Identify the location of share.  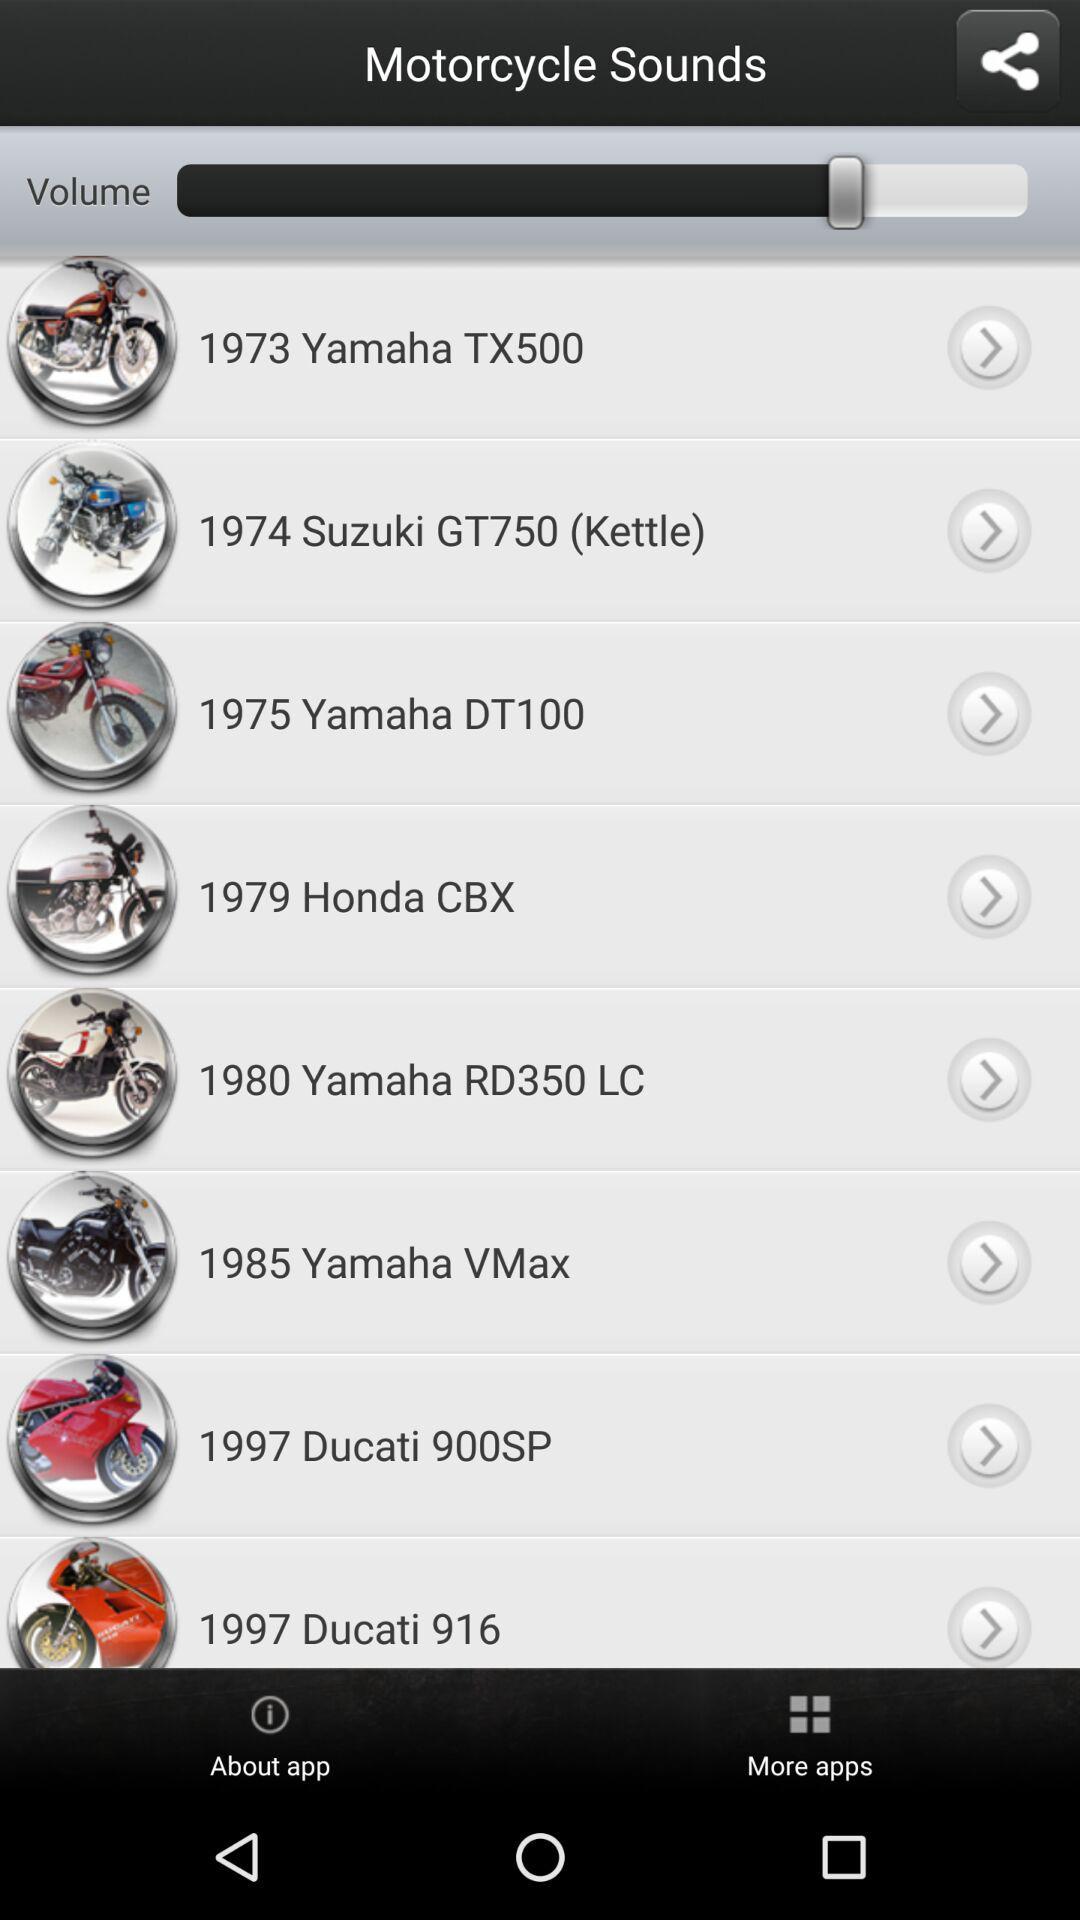
(1007, 62).